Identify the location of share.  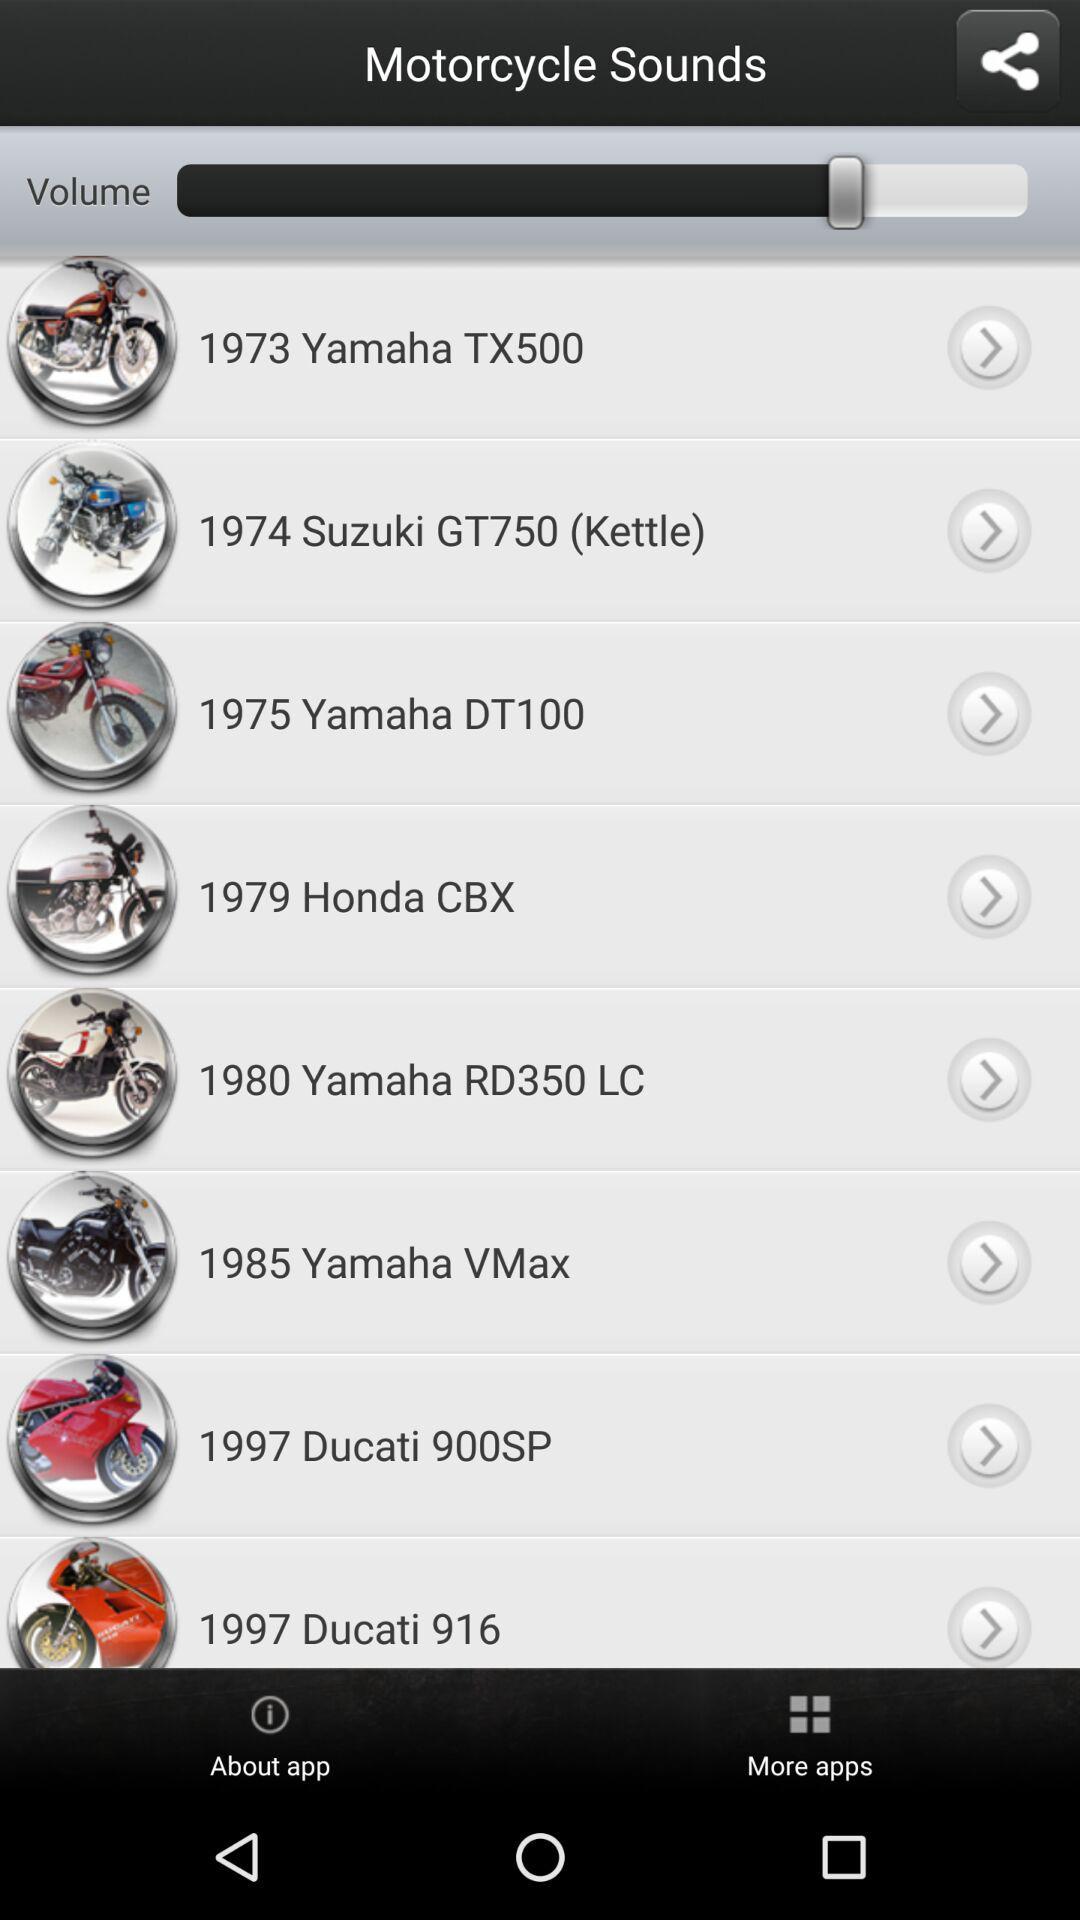
(1007, 62).